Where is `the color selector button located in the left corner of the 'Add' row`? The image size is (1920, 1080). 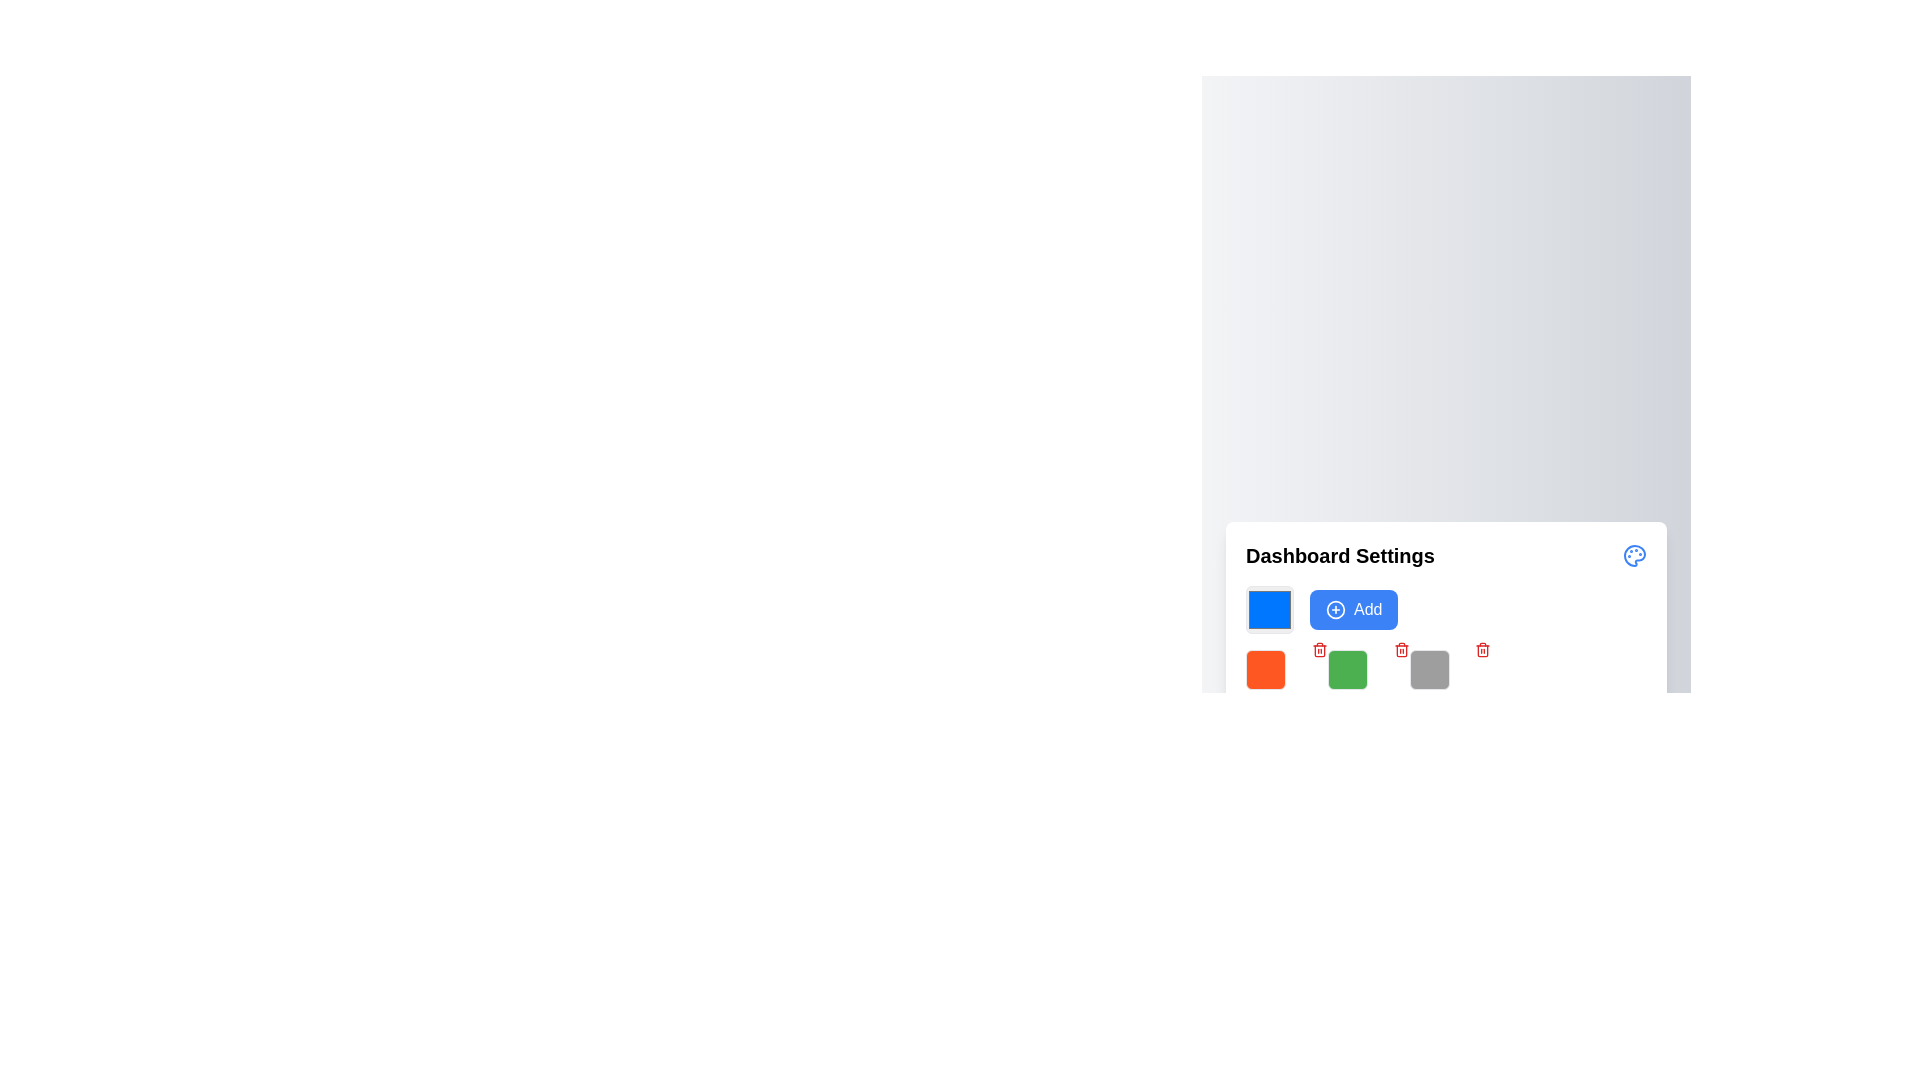 the color selector button located in the left corner of the 'Add' row is located at coordinates (1269, 608).